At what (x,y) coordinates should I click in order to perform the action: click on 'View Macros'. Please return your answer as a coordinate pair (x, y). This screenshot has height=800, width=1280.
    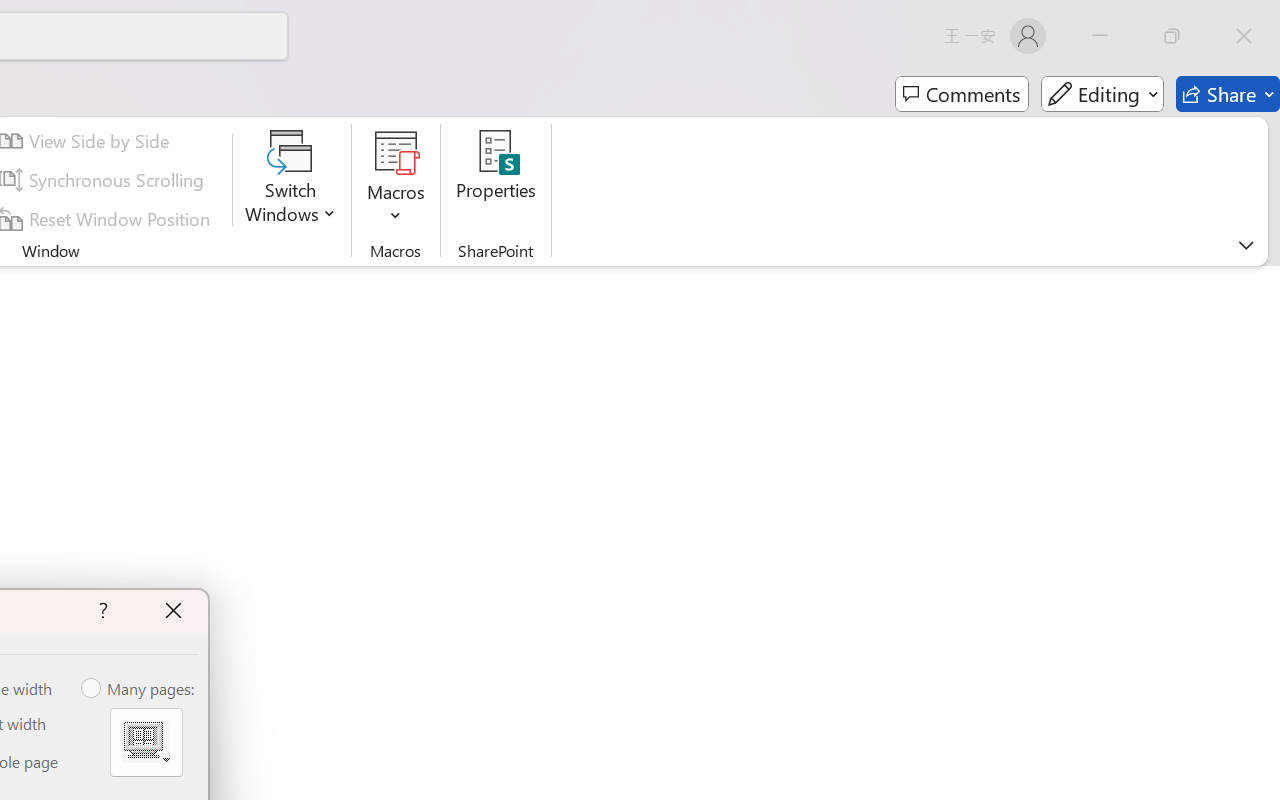
    Looking at the image, I should click on (396, 151).